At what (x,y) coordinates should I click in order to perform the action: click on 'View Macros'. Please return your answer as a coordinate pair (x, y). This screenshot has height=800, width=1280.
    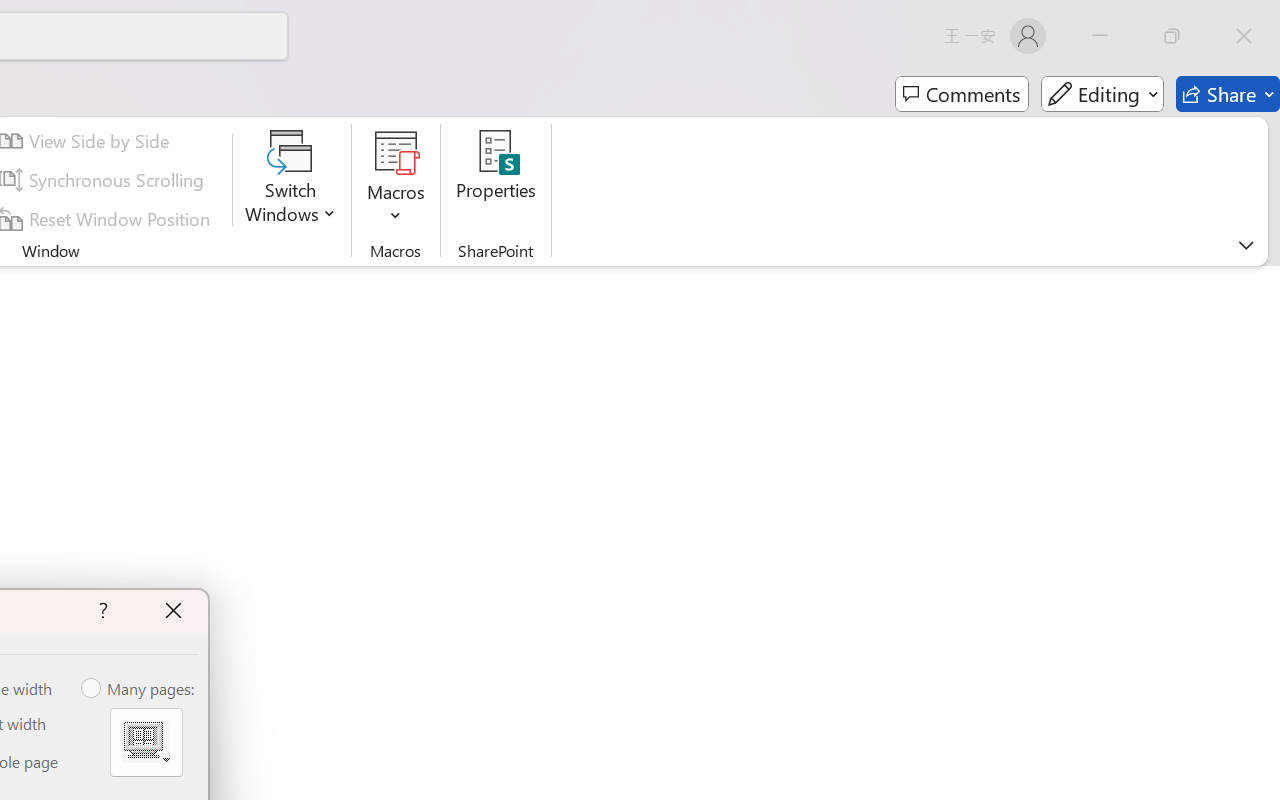
    Looking at the image, I should click on (396, 151).